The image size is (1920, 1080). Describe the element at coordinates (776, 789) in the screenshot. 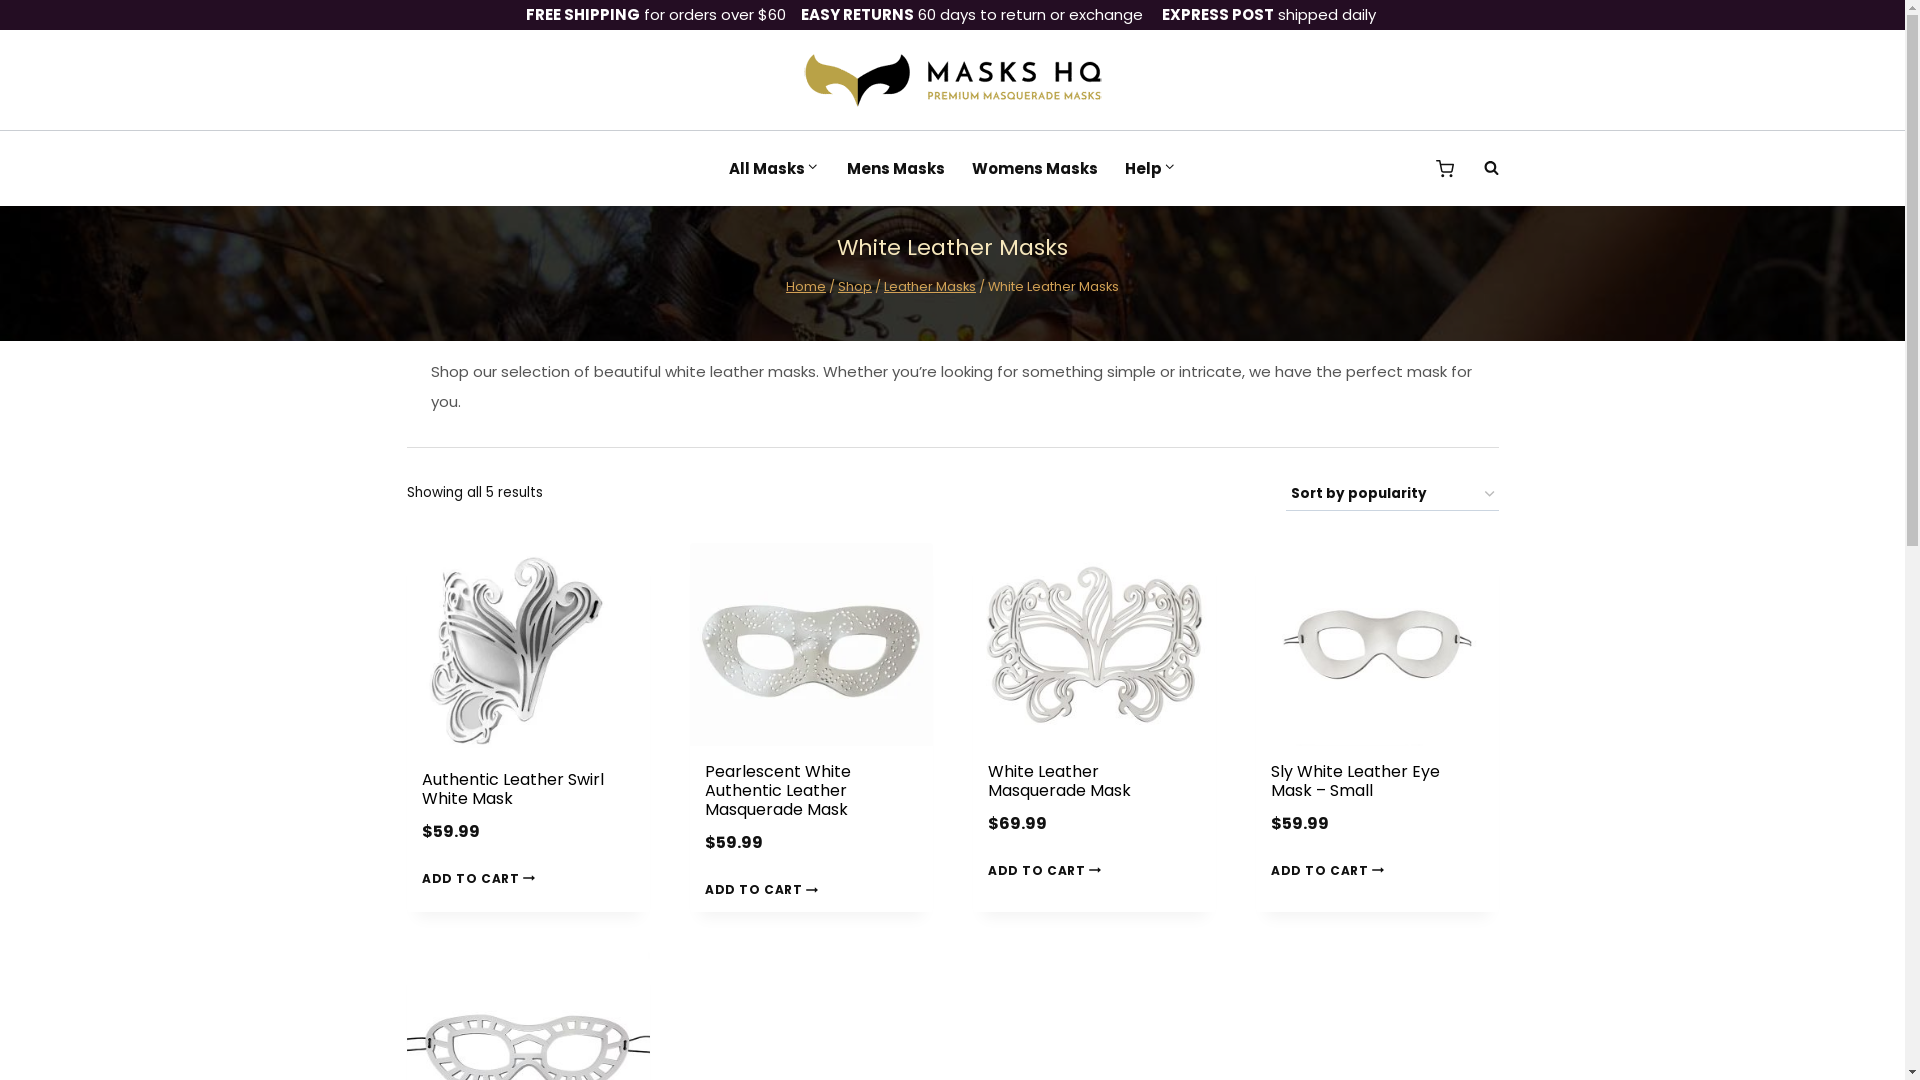

I see `'Pearlescent White Authentic Leather Masquerade Mask'` at that location.